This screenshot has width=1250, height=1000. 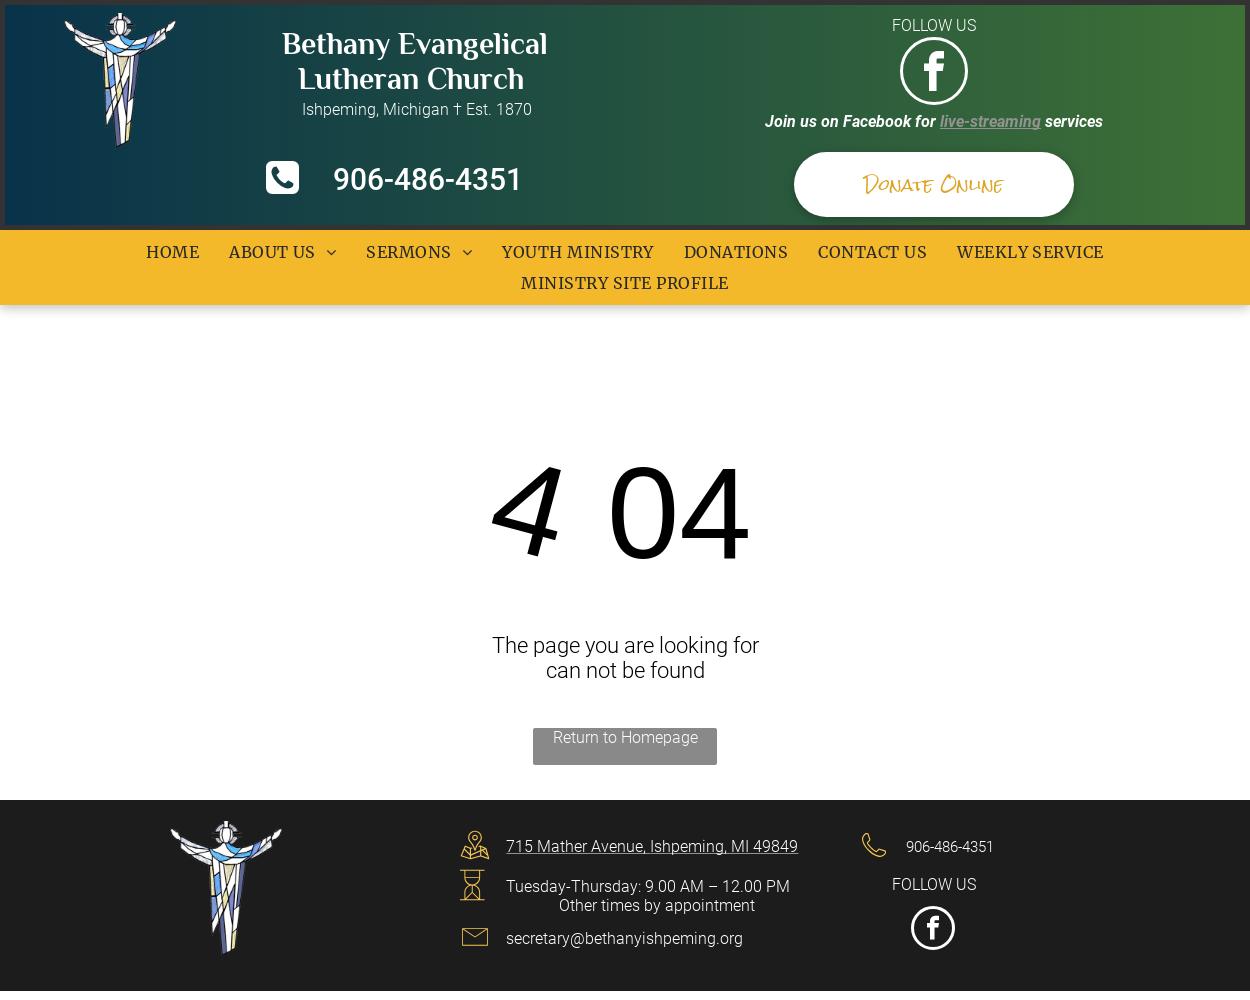 What do you see at coordinates (382, 108) in the screenshot?
I see `'Ishpeming, Michigan † Est. 1870'` at bounding box center [382, 108].